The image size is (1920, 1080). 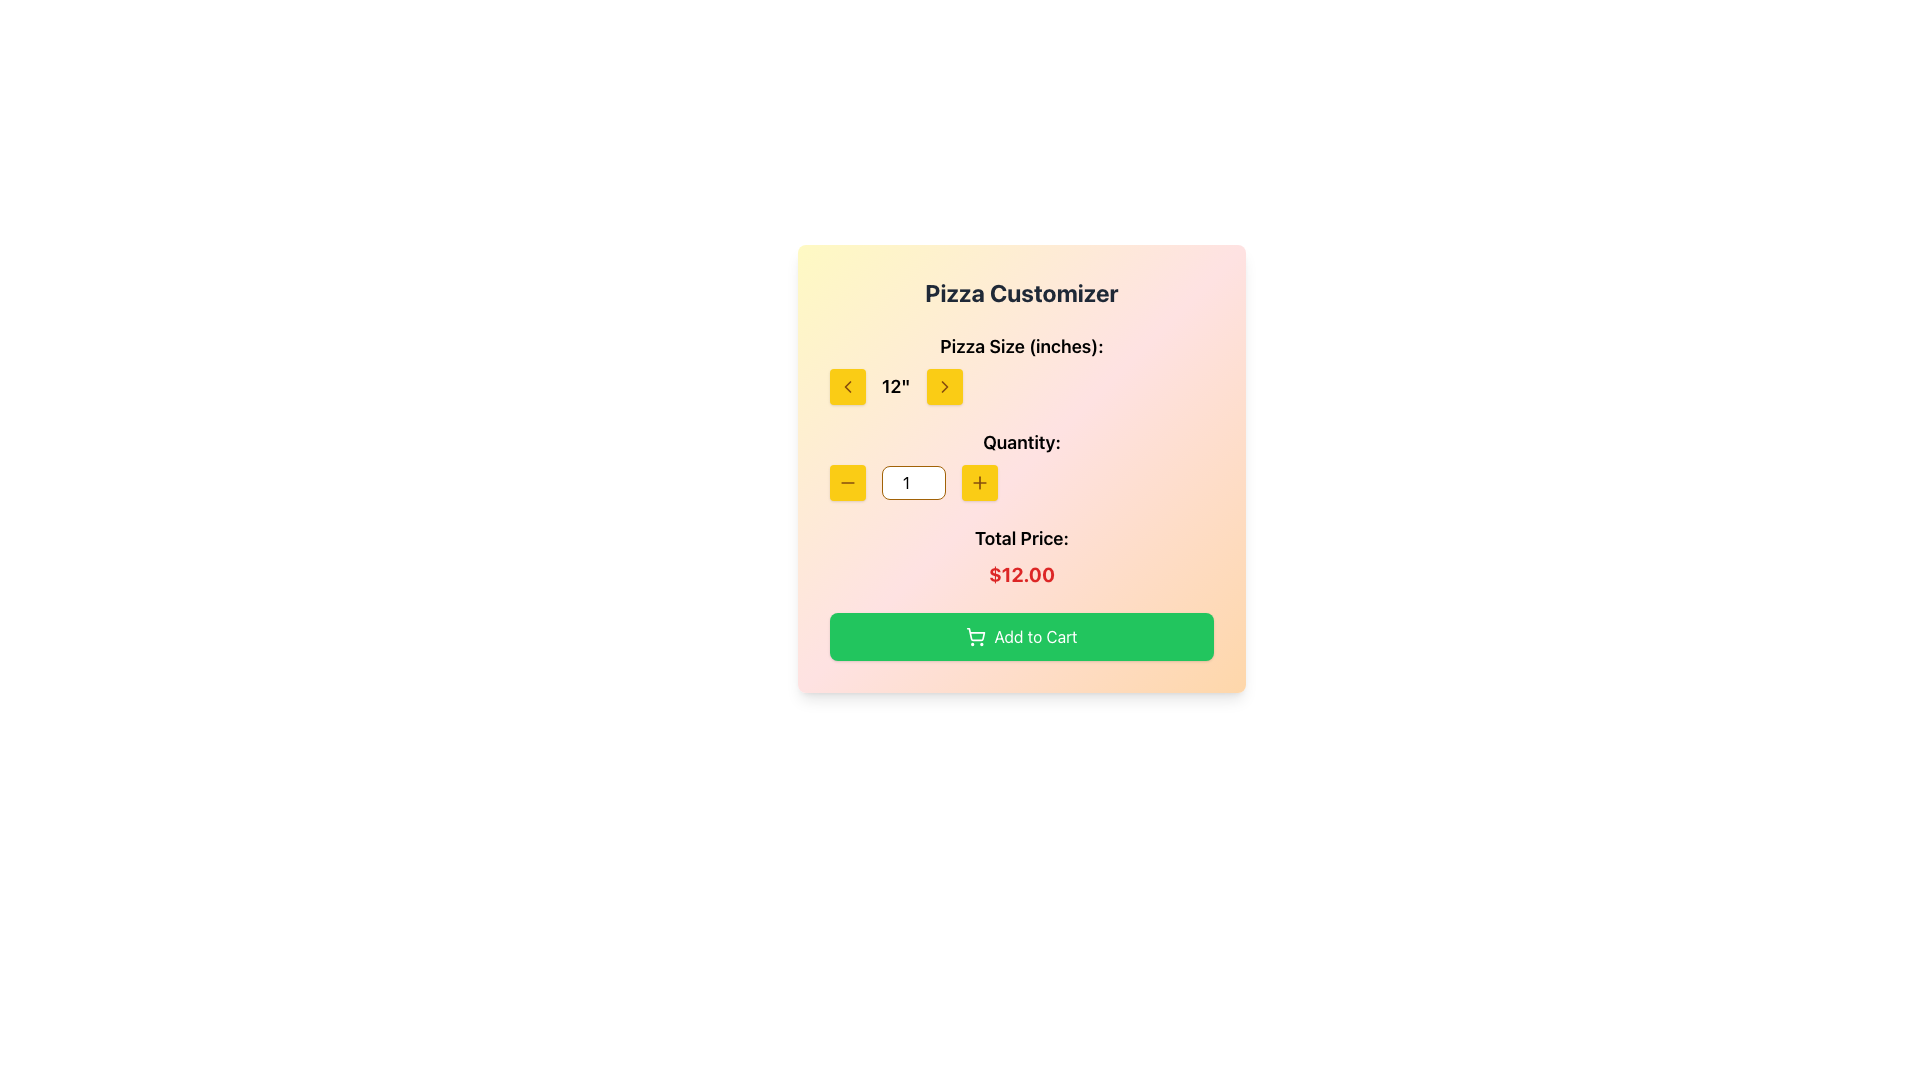 I want to click on the shopping cart icon located within the green 'Add to Cart' button in the Pizza Customizer section, so click(x=976, y=636).